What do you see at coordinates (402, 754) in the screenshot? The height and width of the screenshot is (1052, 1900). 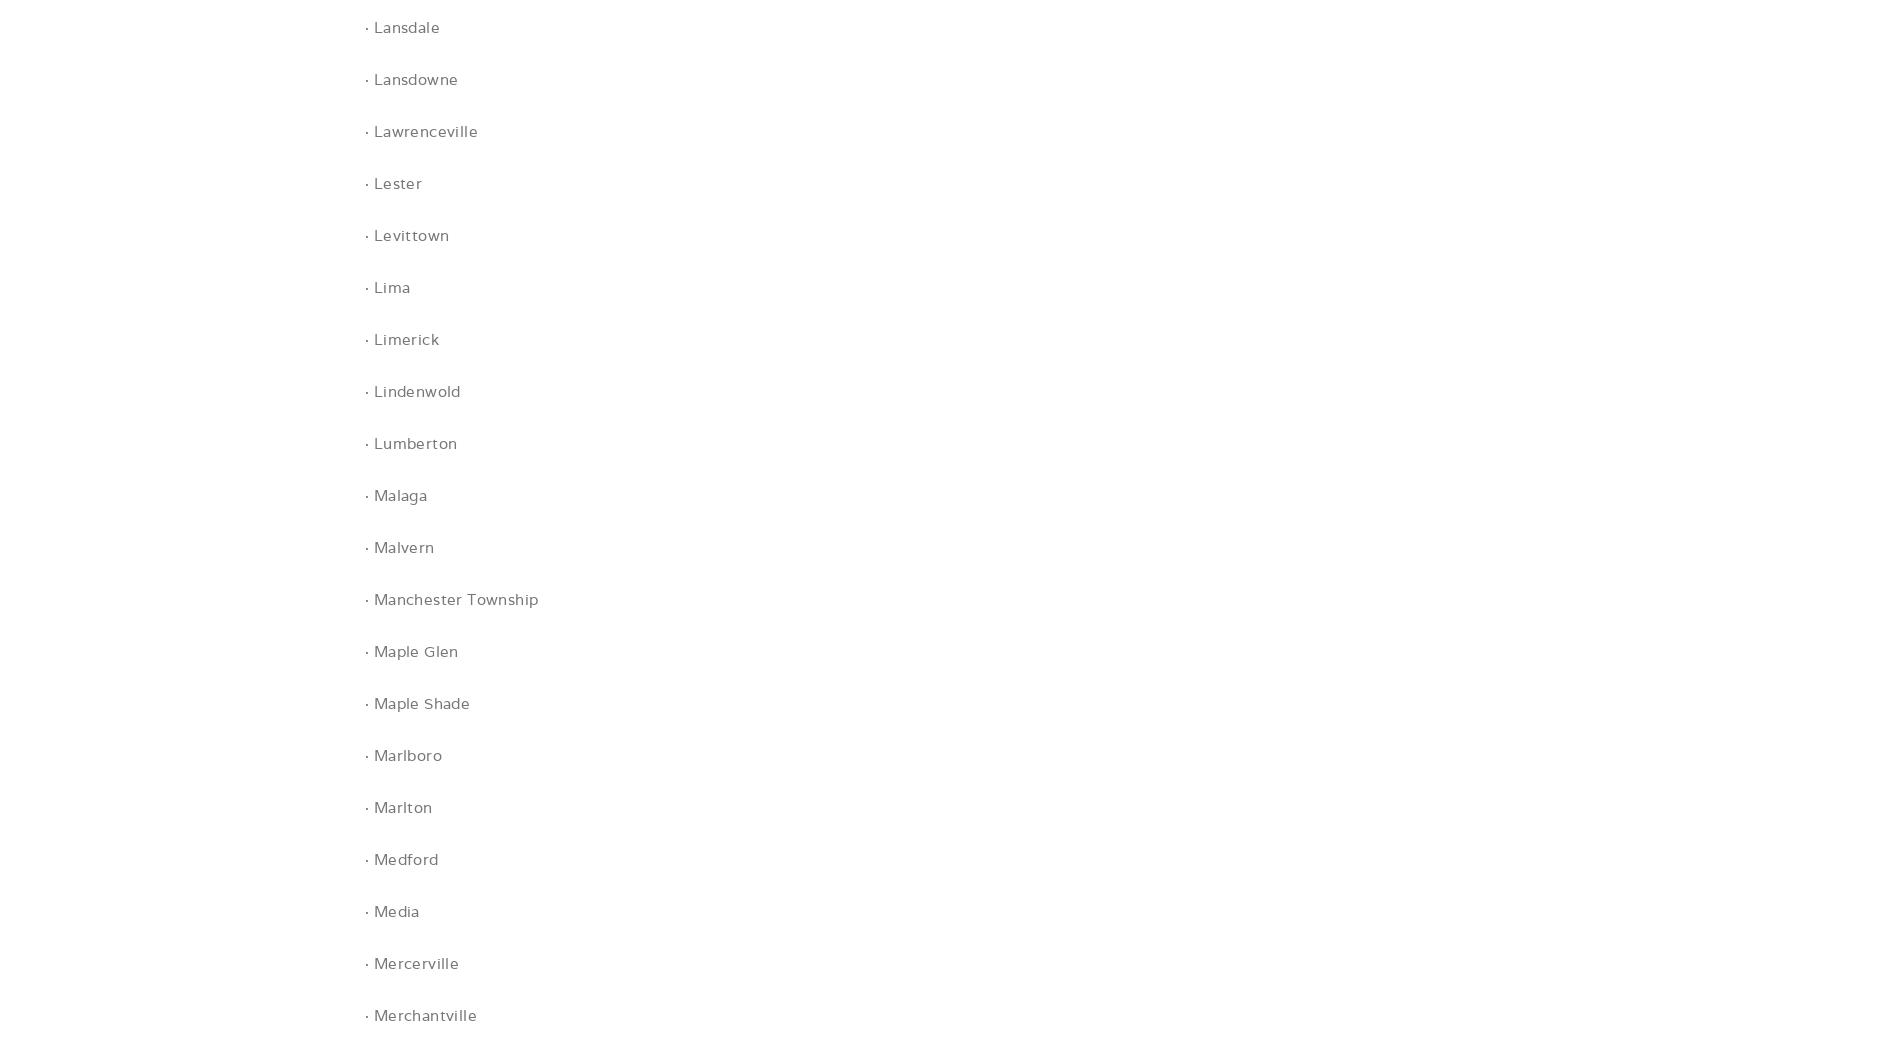 I see `'· Marlboro'` at bounding box center [402, 754].